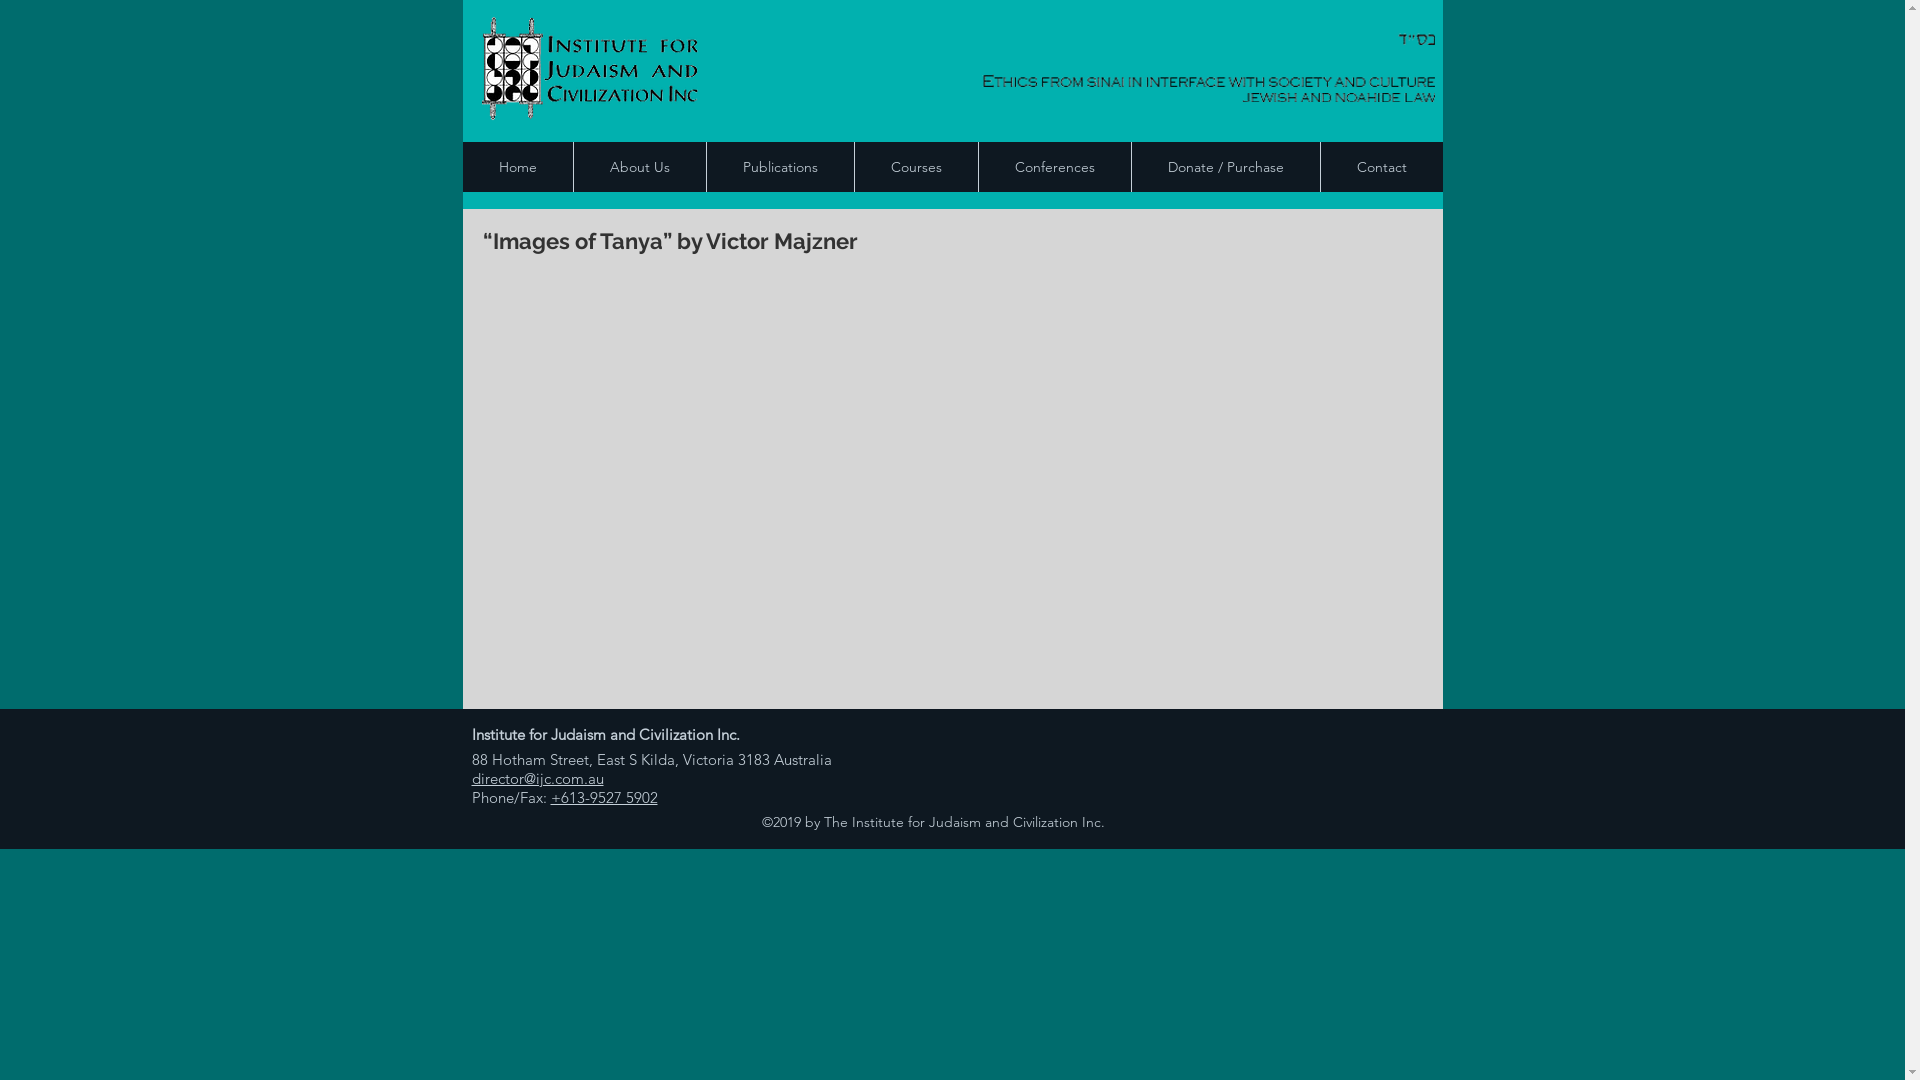 The width and height of the screenshot is (1920, 1080). Describe the element at coordinates (1380, 165) in the screenshot. I see `'Contact'` at that location.